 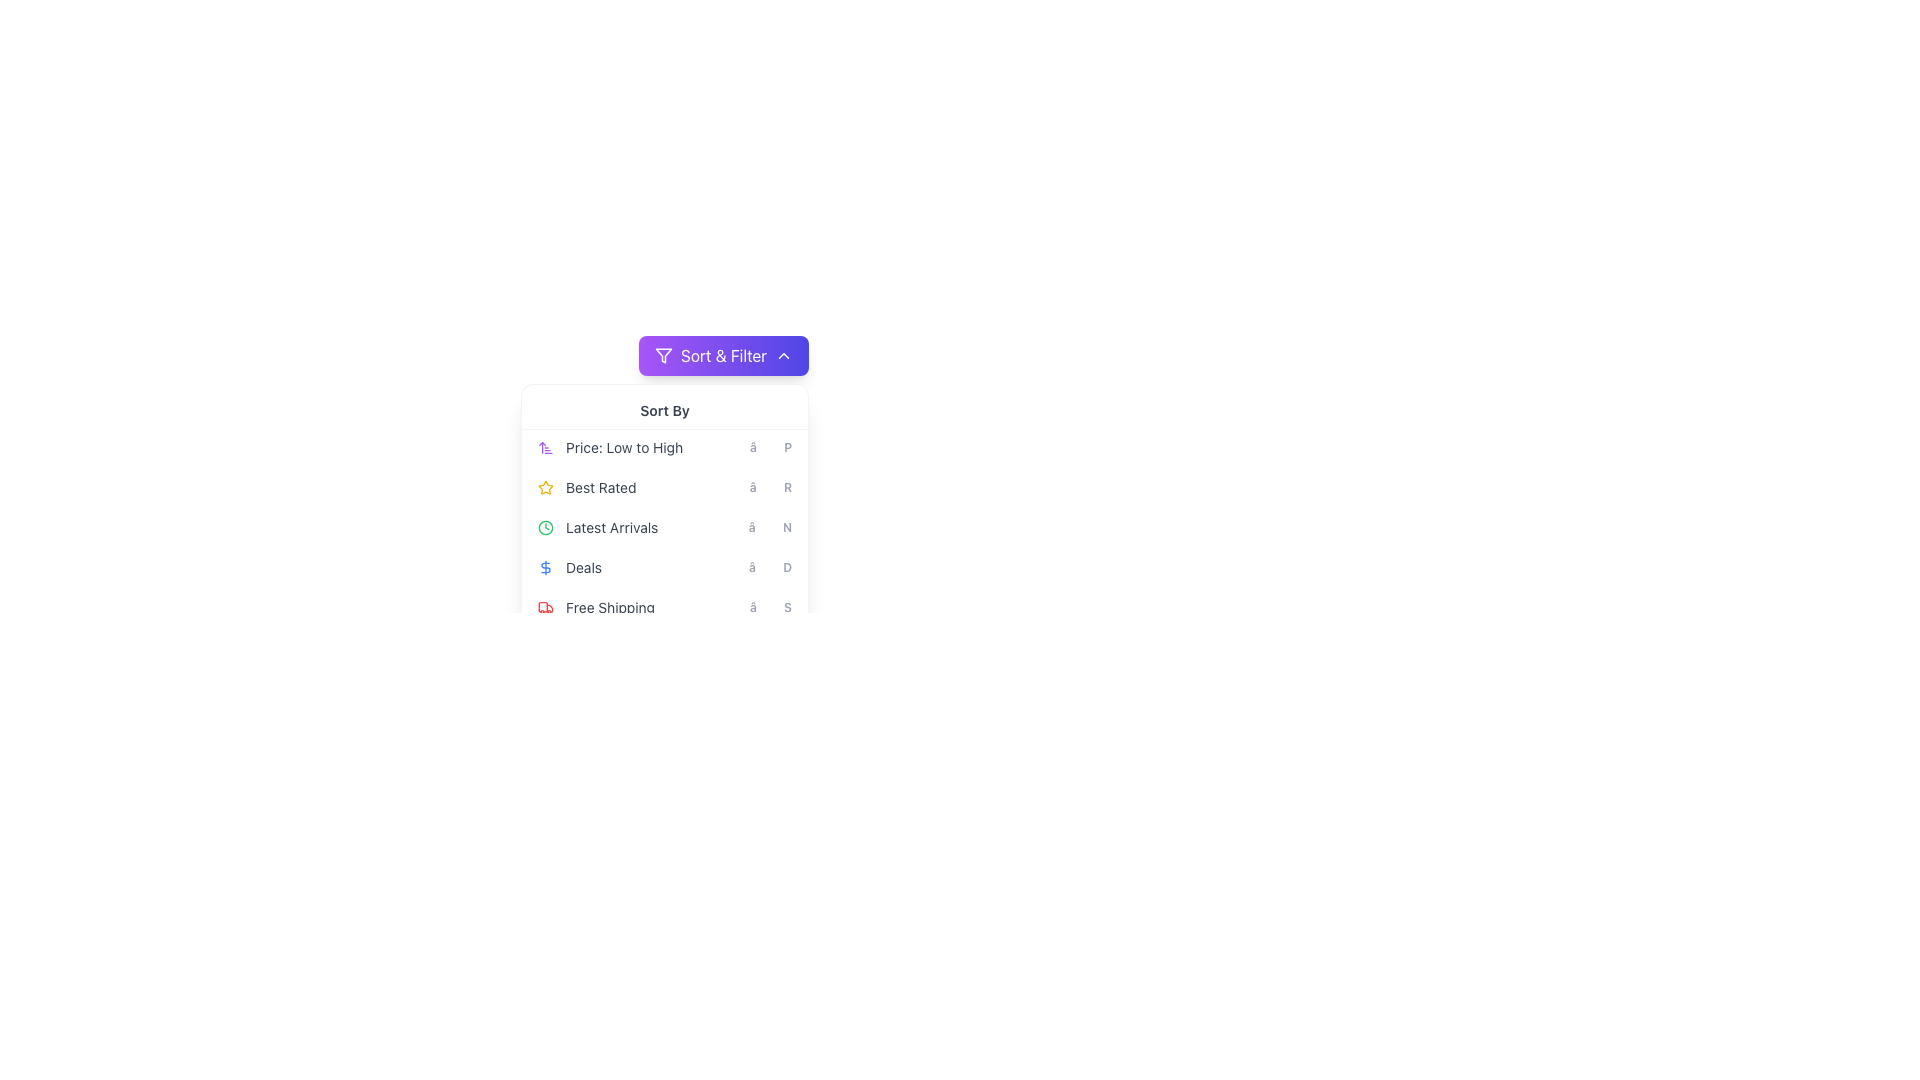 What do you see at coordinates (546, 487) in the screenshot?
I see `the star-shaped SVG icon that symbolizes a rating or favorite feature, prominently located next to the 'Best Rated' item in the list` at bounding box center [546, 487].